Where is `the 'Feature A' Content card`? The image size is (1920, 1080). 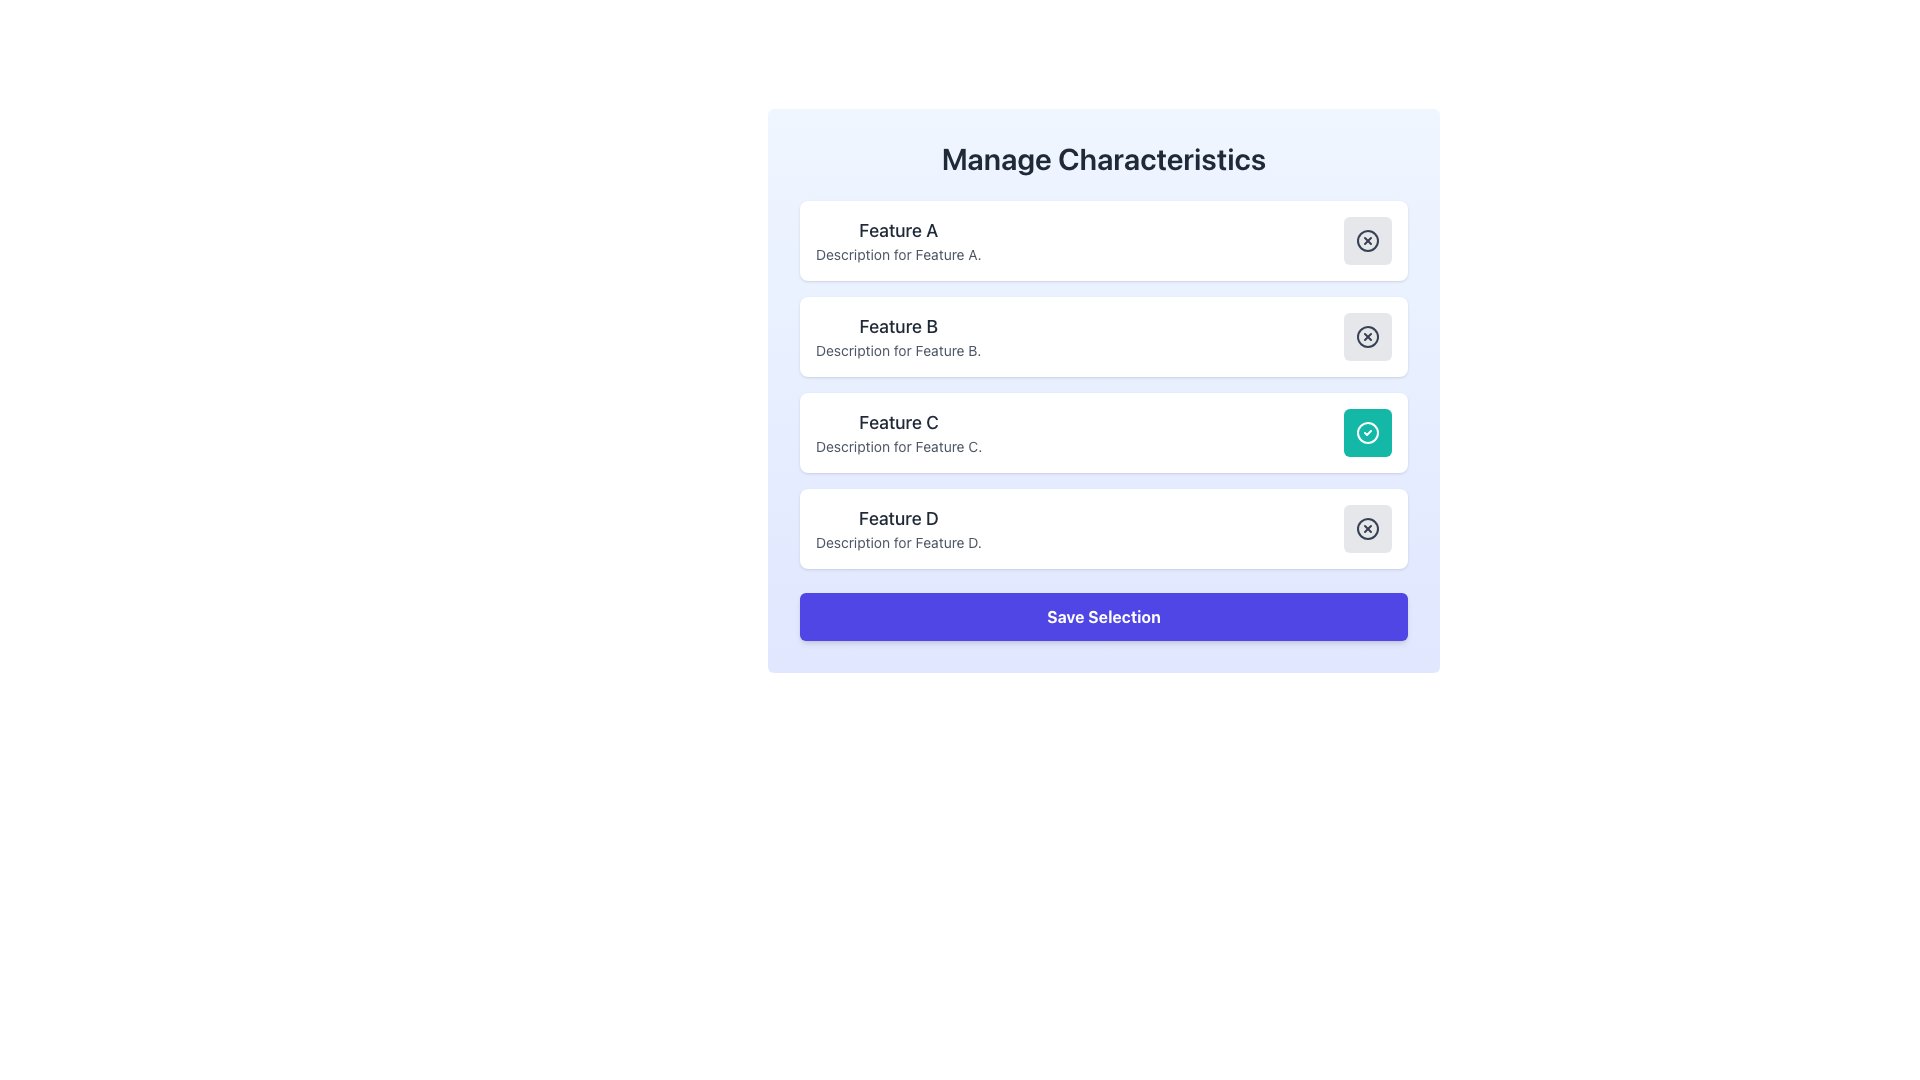 the 'Feature A' Content card is located at coordinates (1103, 239).